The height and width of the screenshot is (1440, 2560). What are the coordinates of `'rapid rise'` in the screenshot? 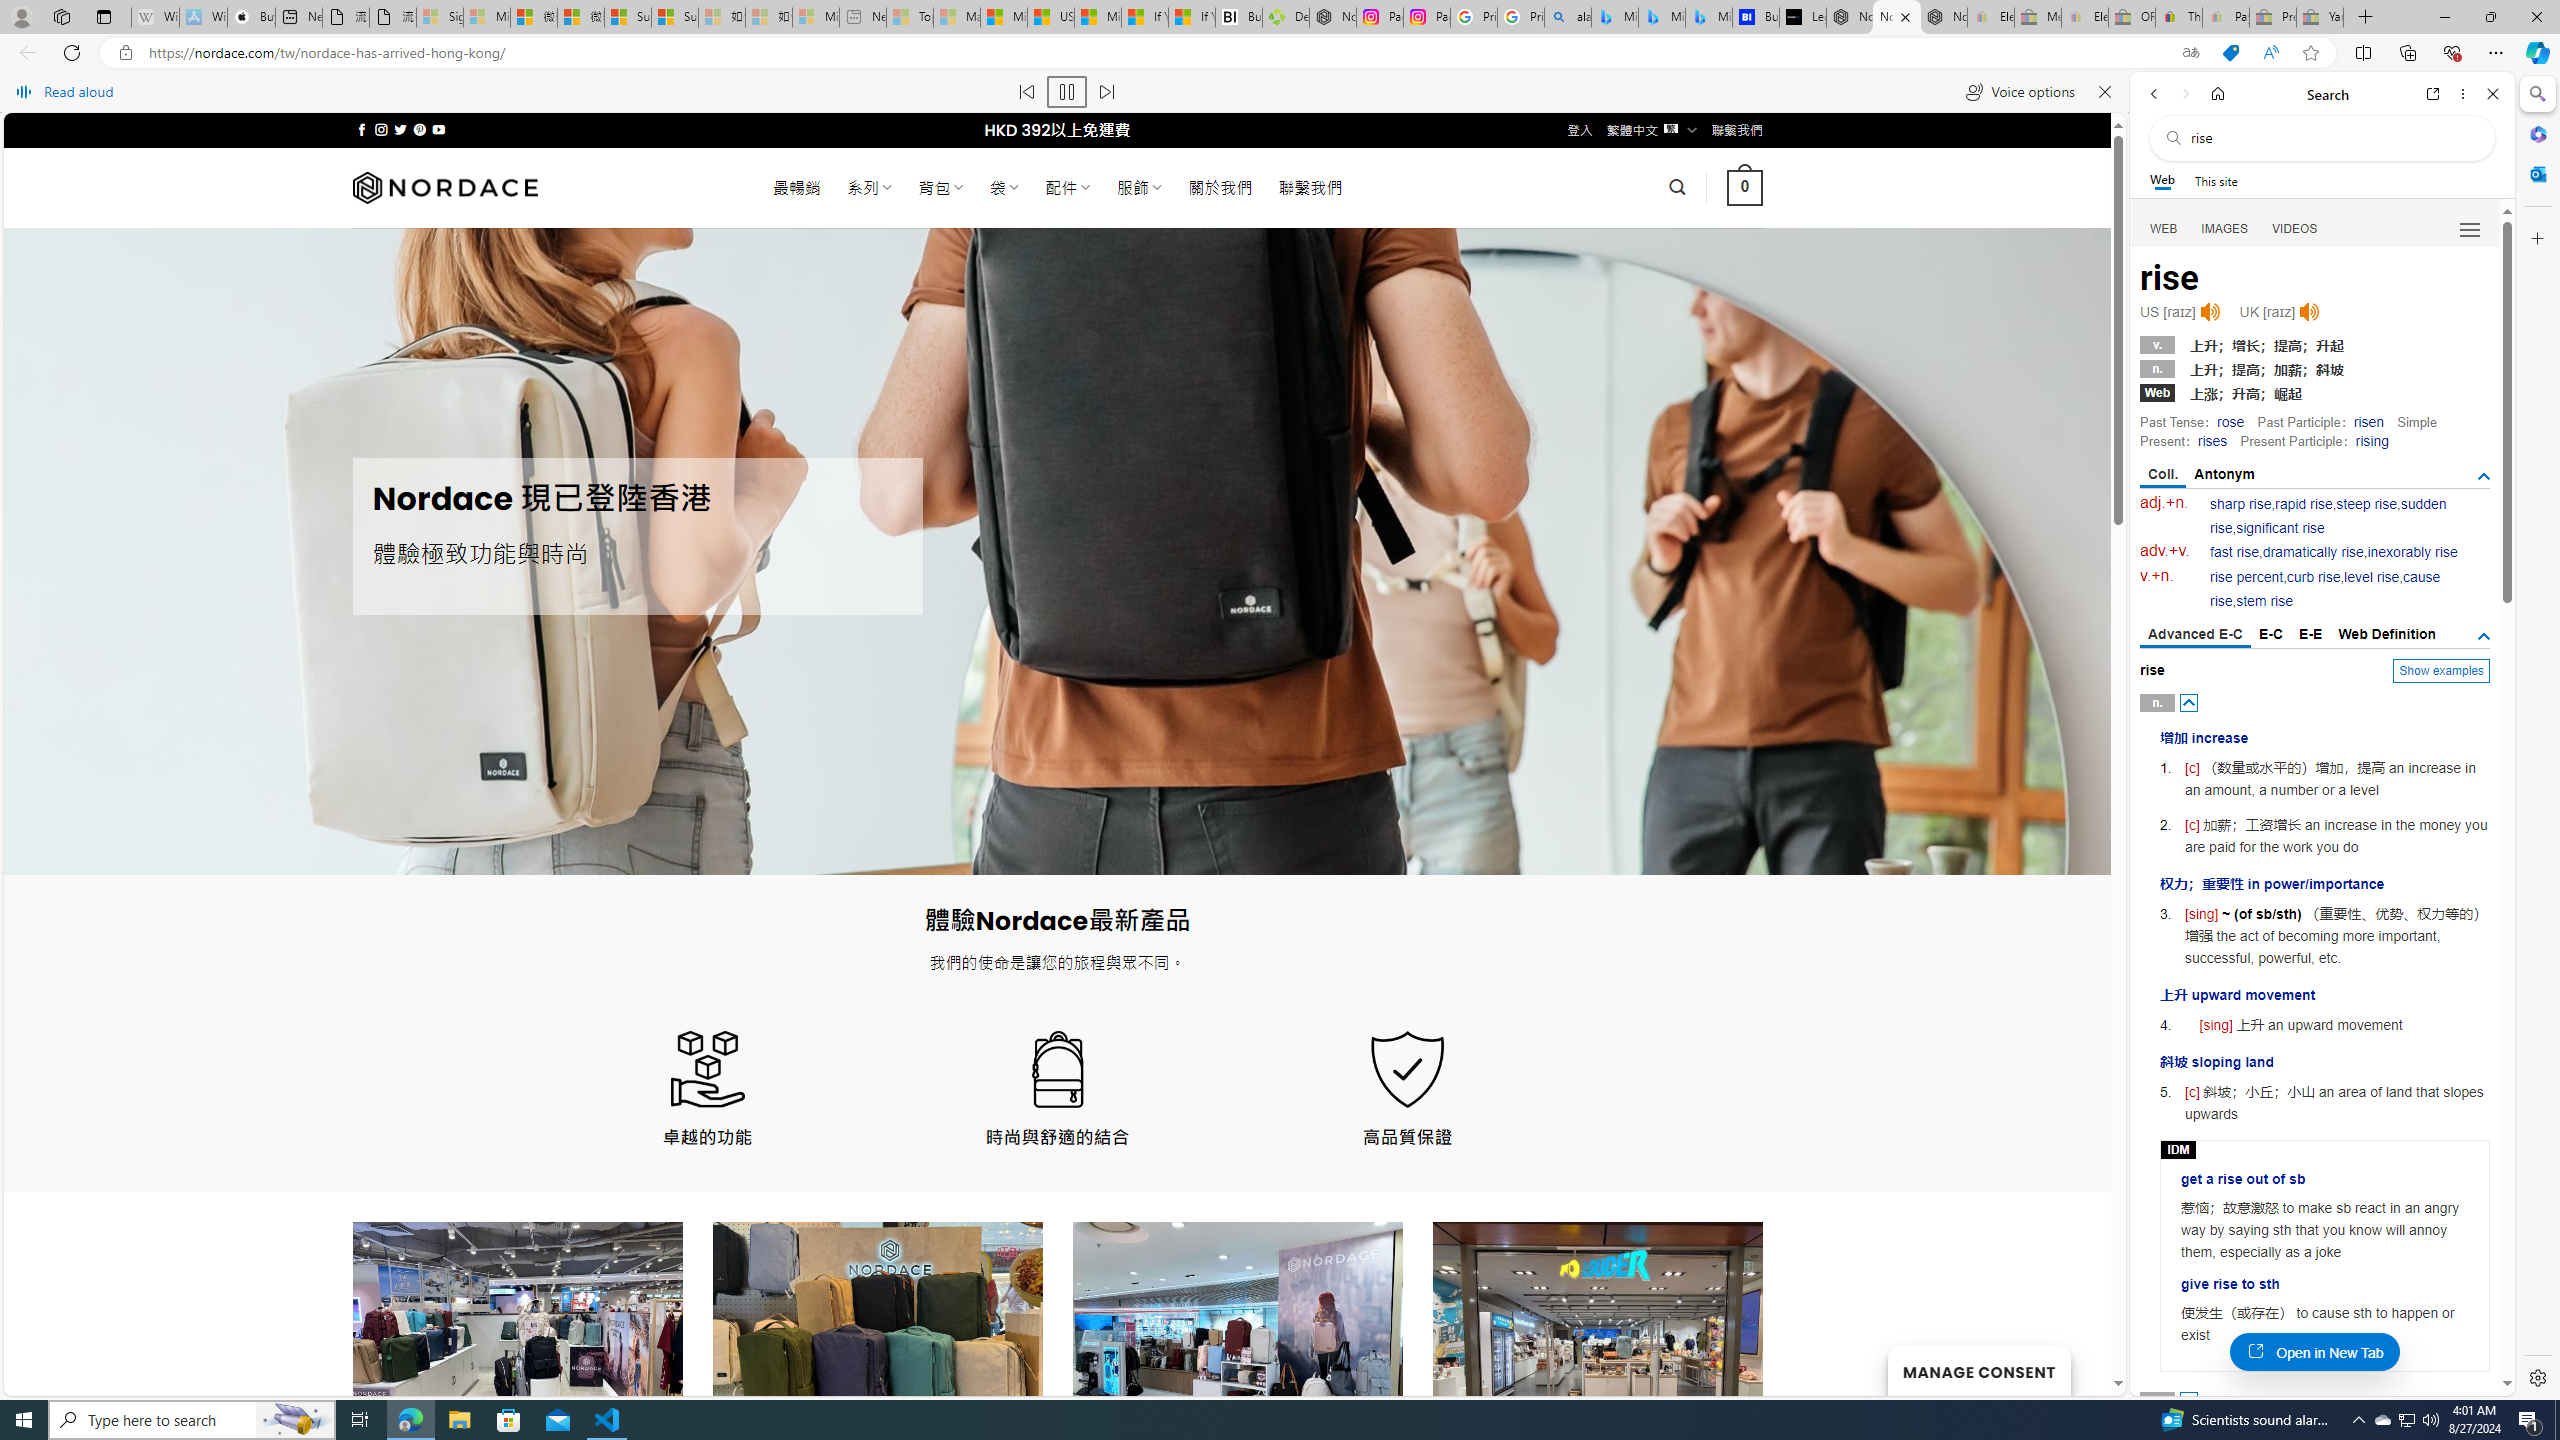 It's located at (2303, 503).